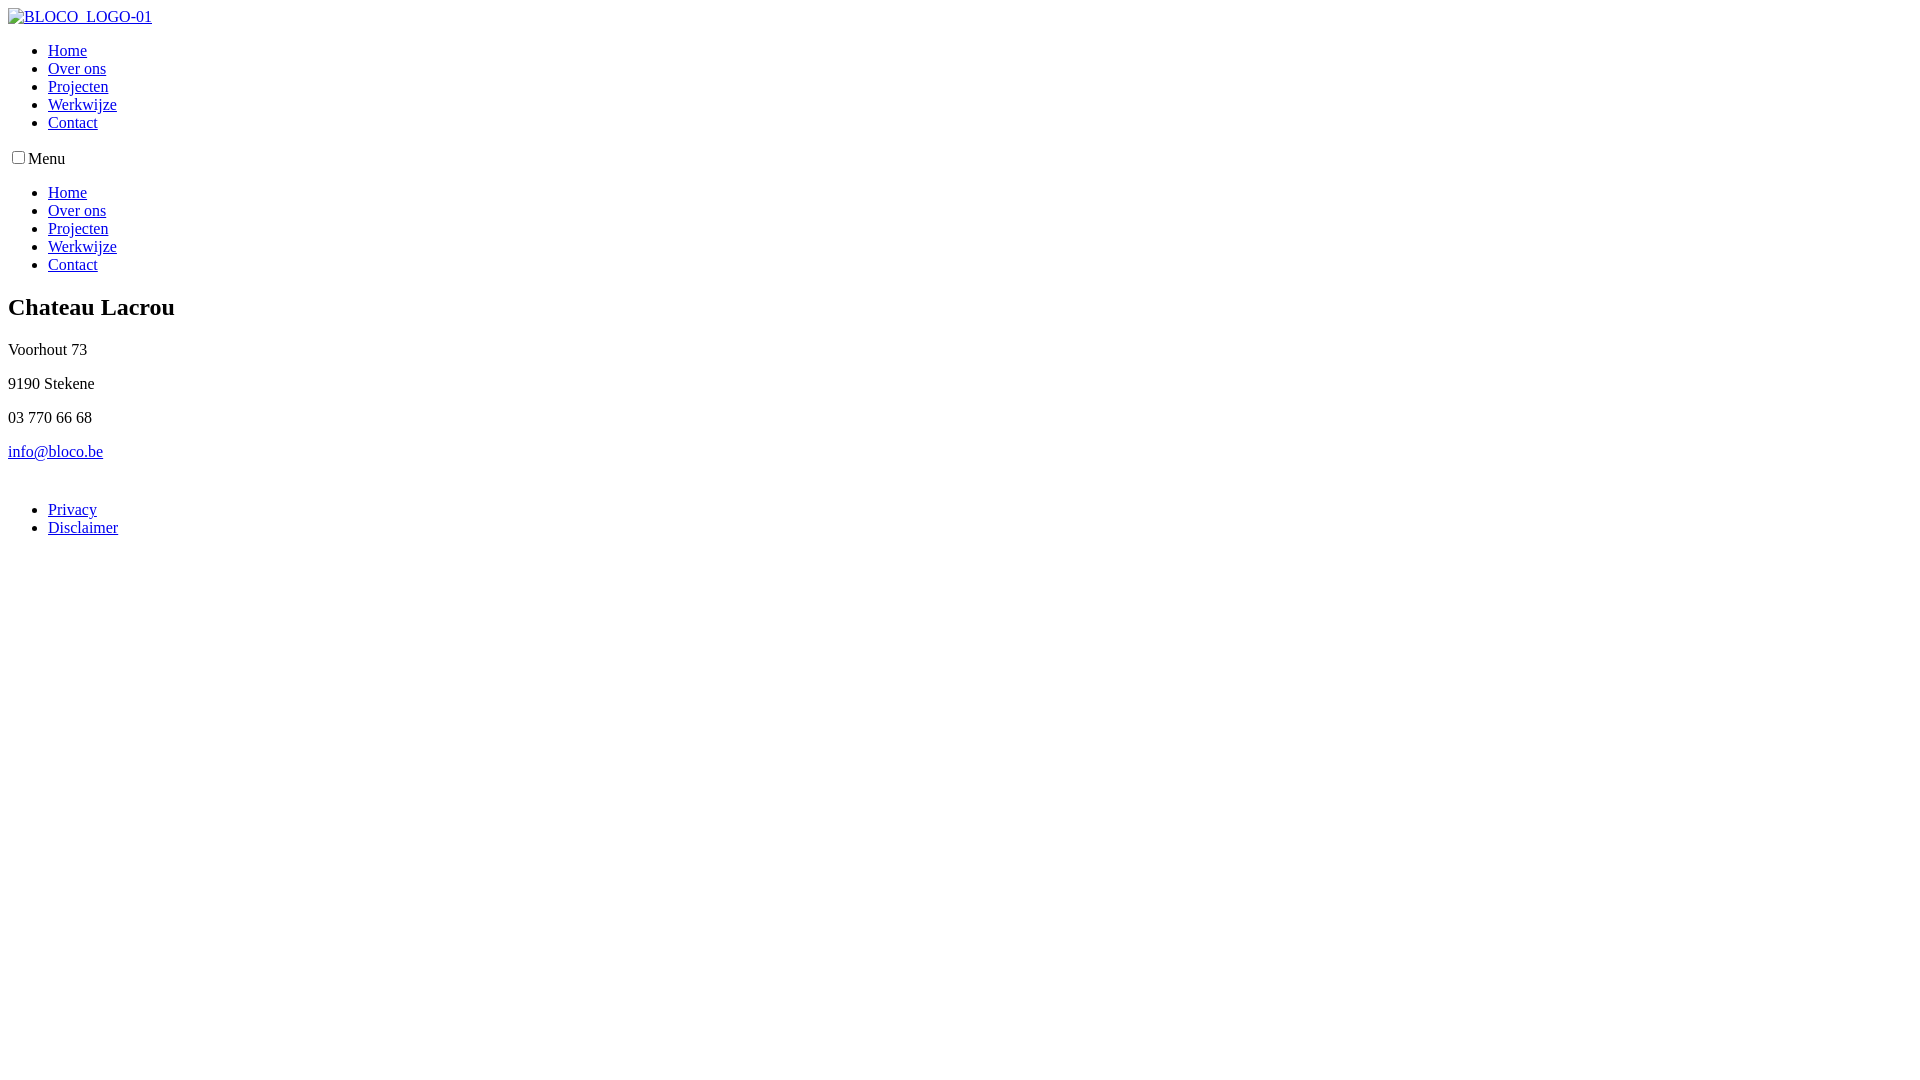  Describe the element at coordinates (72, 122) in the screenshot. I see `'Contact'` at that location.